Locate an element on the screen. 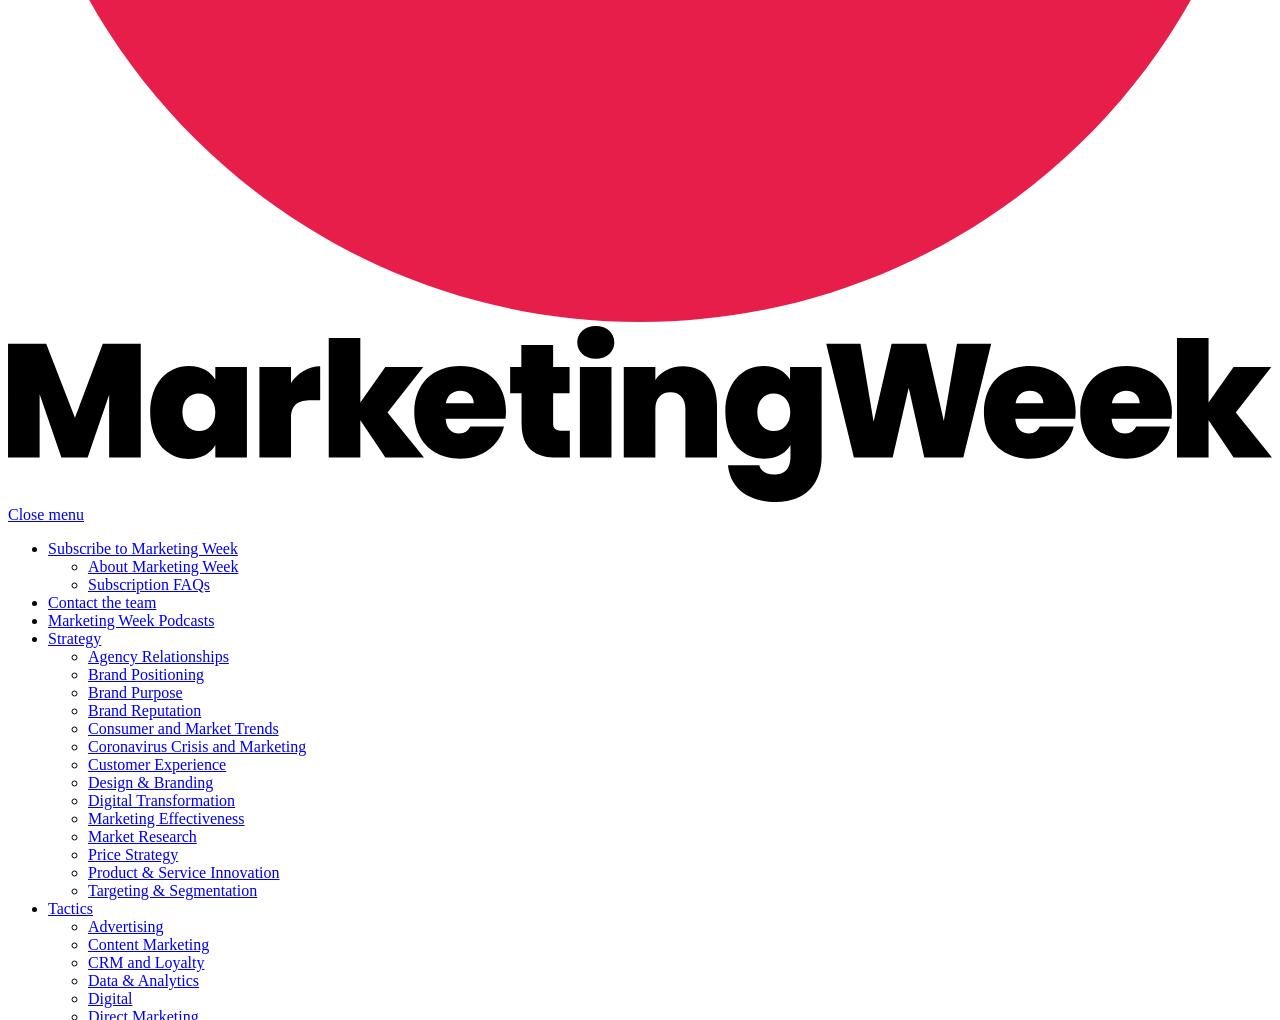 The height and width of the screenshot is (1020, 1280). 'Contact the team' is located at coordinates (101, 601).